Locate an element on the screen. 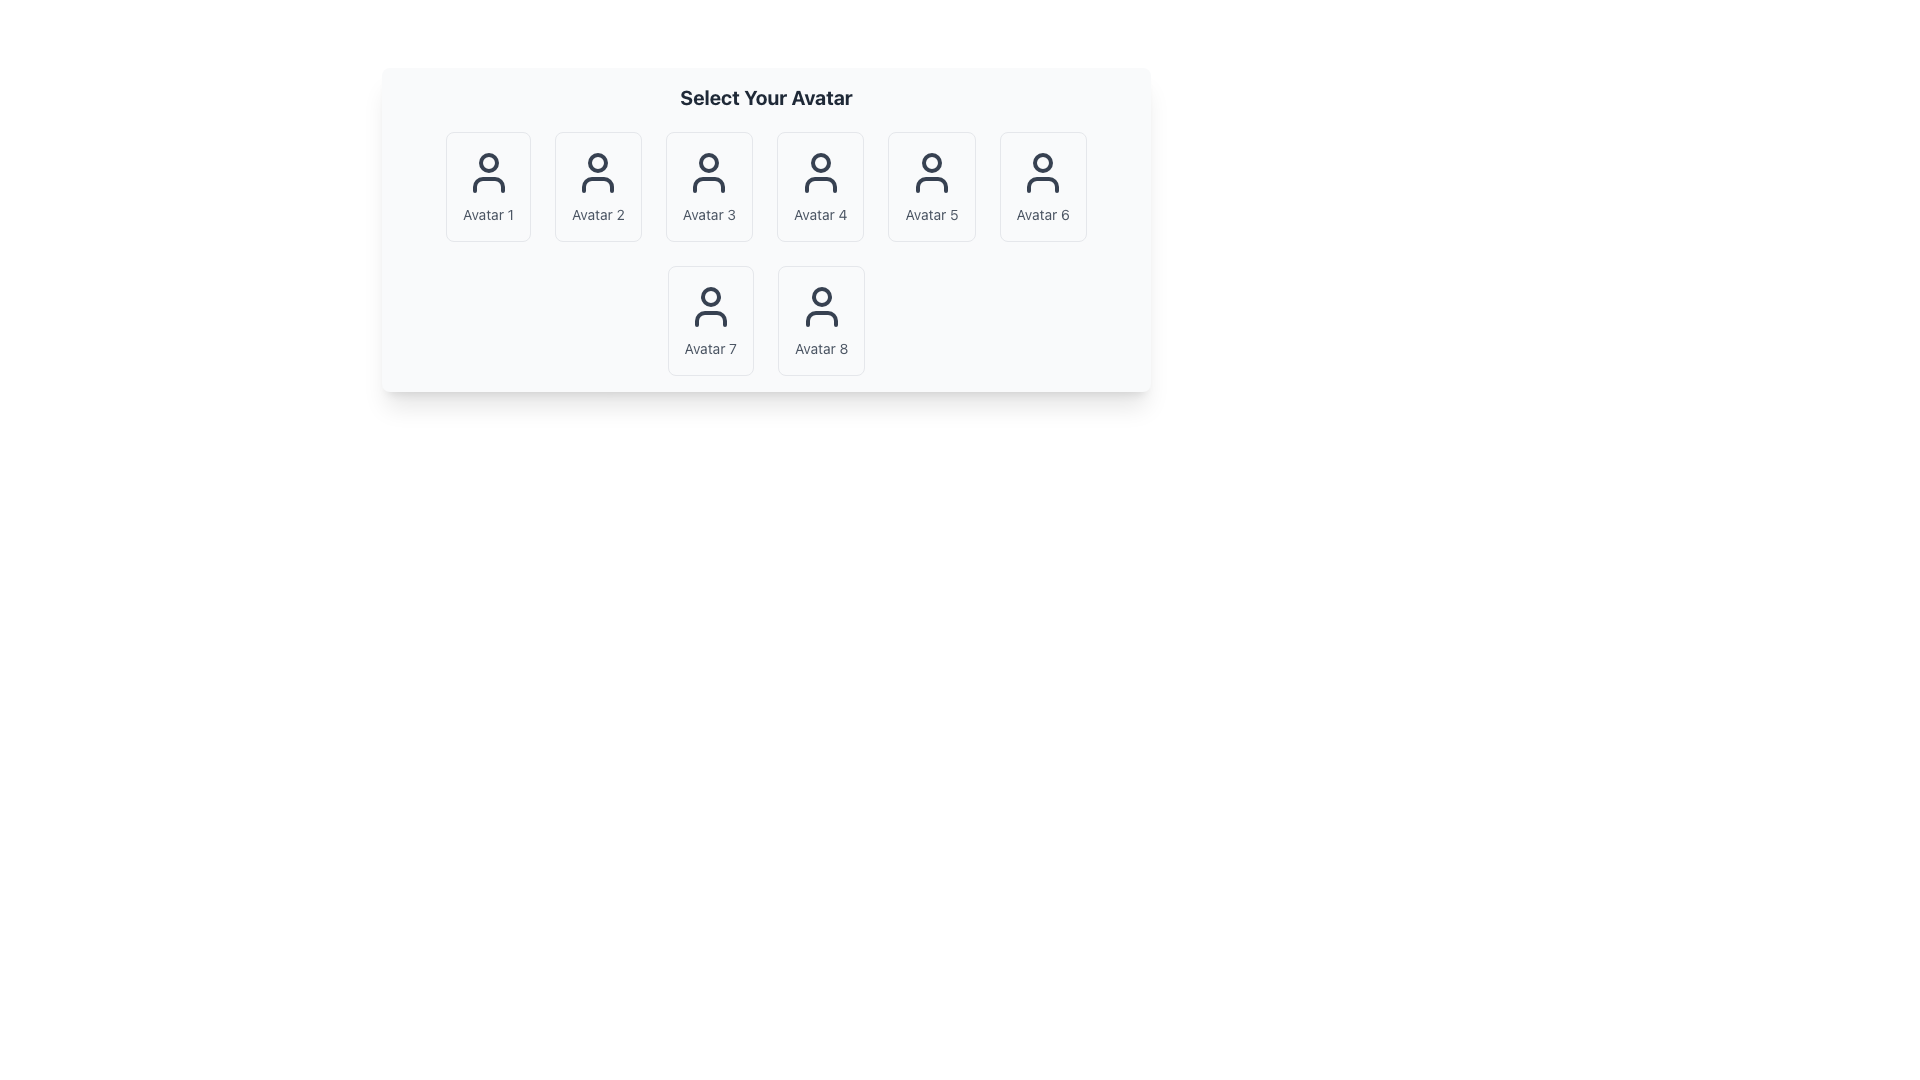  the circular icon located at the top center of Avatar 8, which is in the second row and second column of the selection grid is located at coordinates (821, 297).